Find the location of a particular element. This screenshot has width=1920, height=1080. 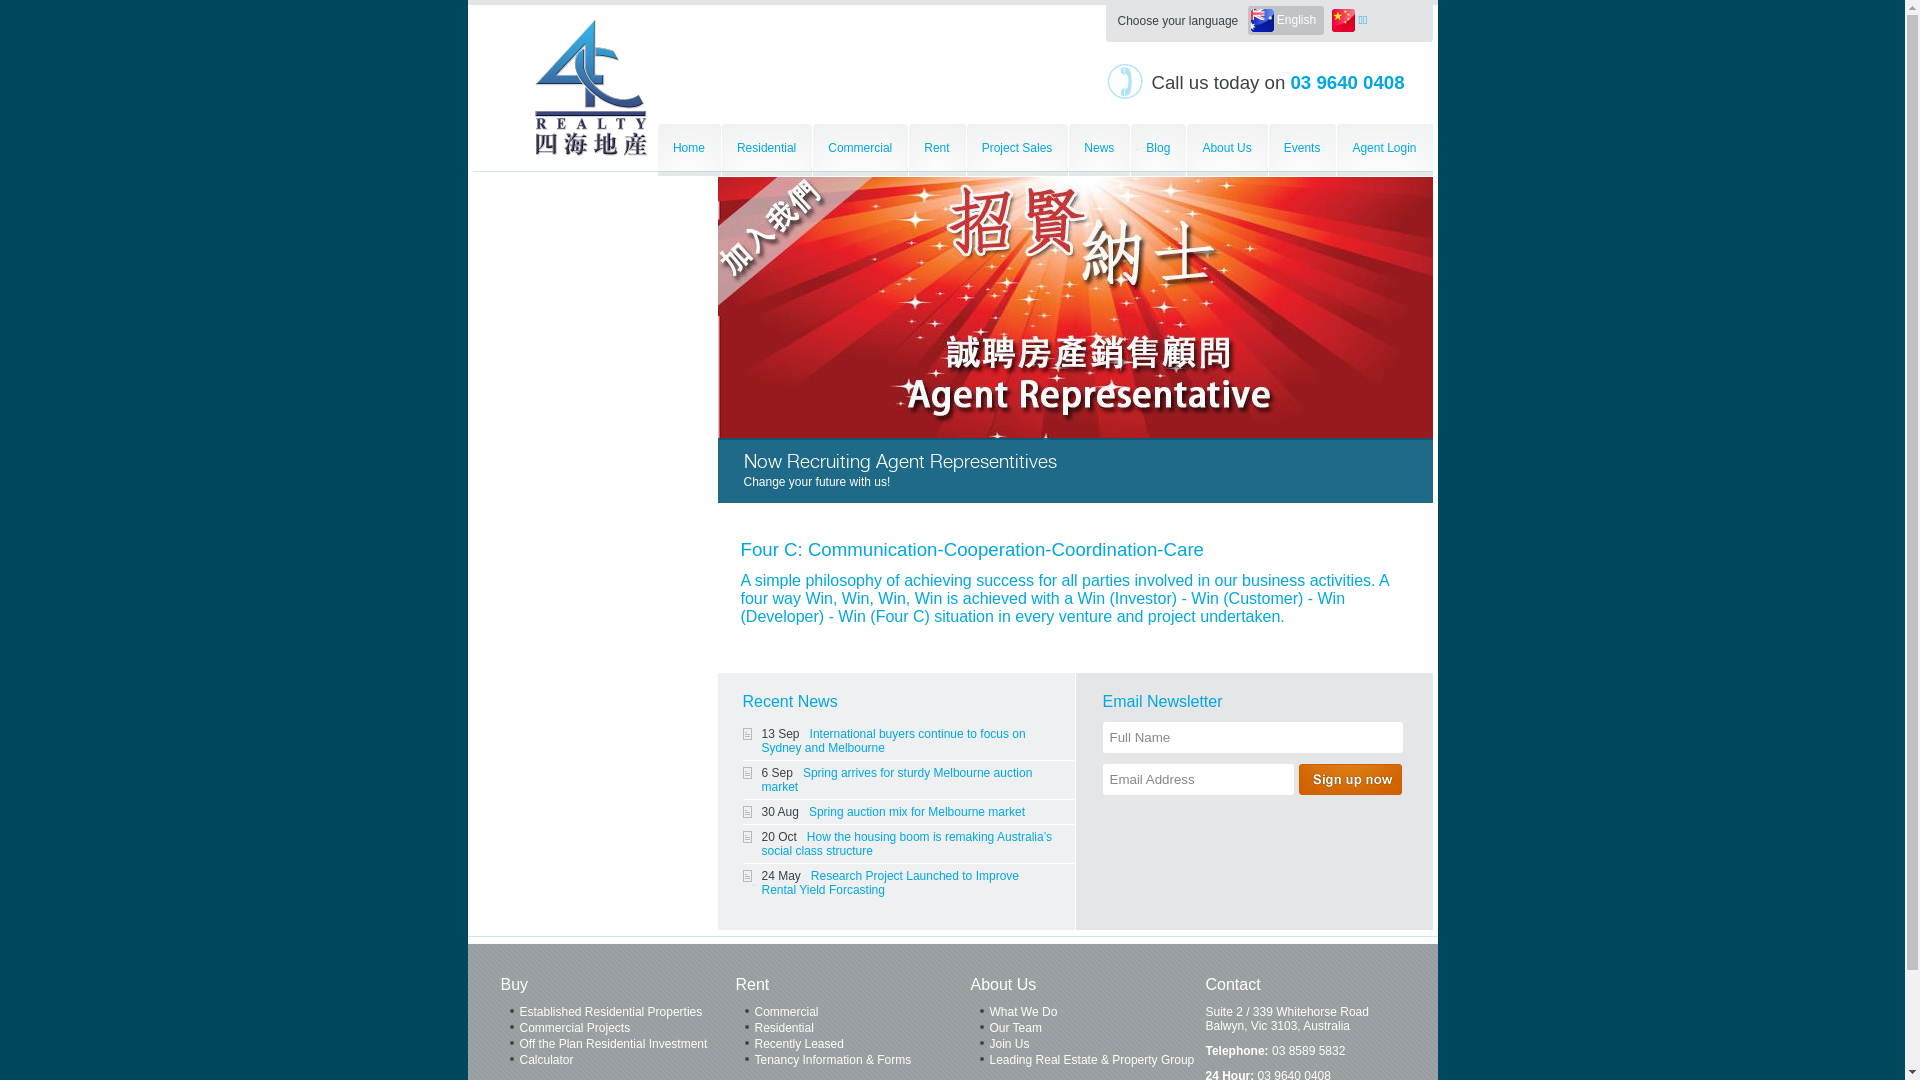

'Home' is located at coordinates (689, 149).